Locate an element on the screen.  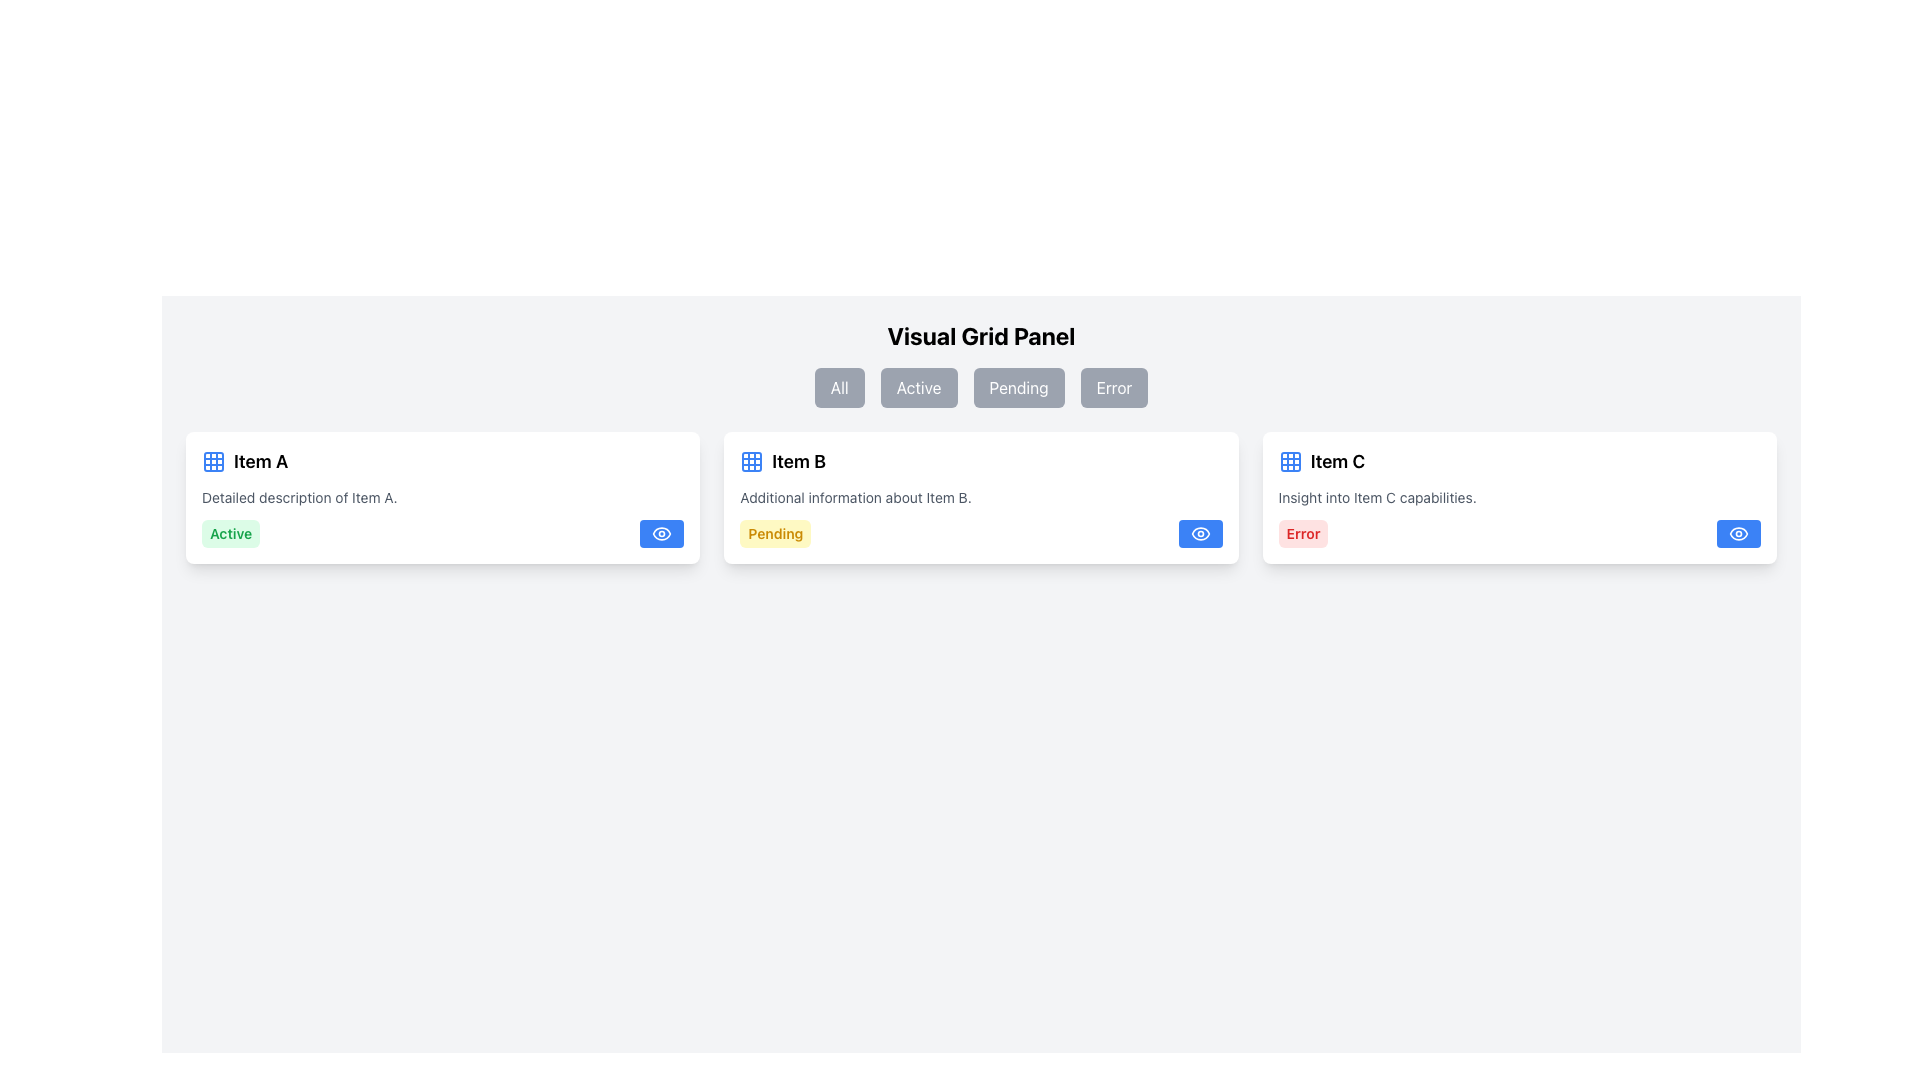
the small blue square with rounded corners located in the top-left square of the grid icon adjacent to the title 'Item A' is located at coordinates (1290, 462).